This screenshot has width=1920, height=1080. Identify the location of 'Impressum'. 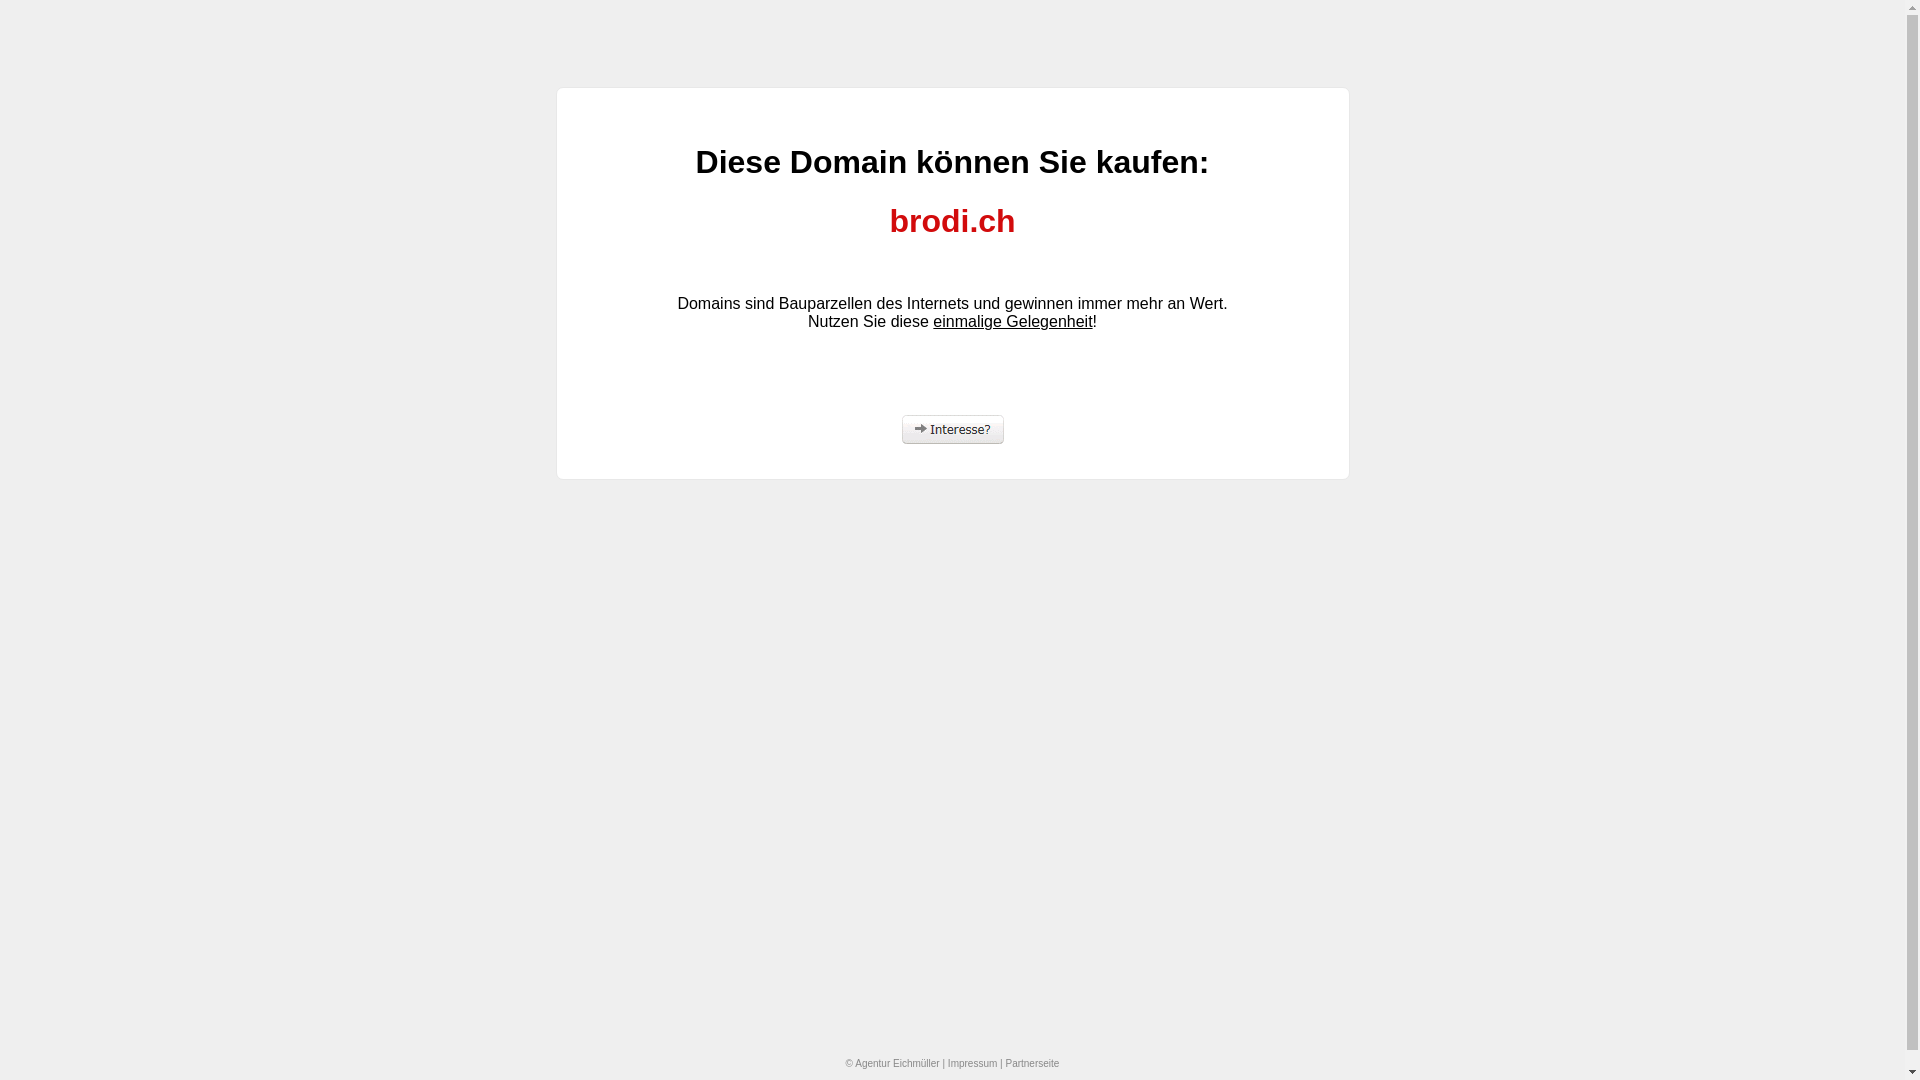
(947, 1062).